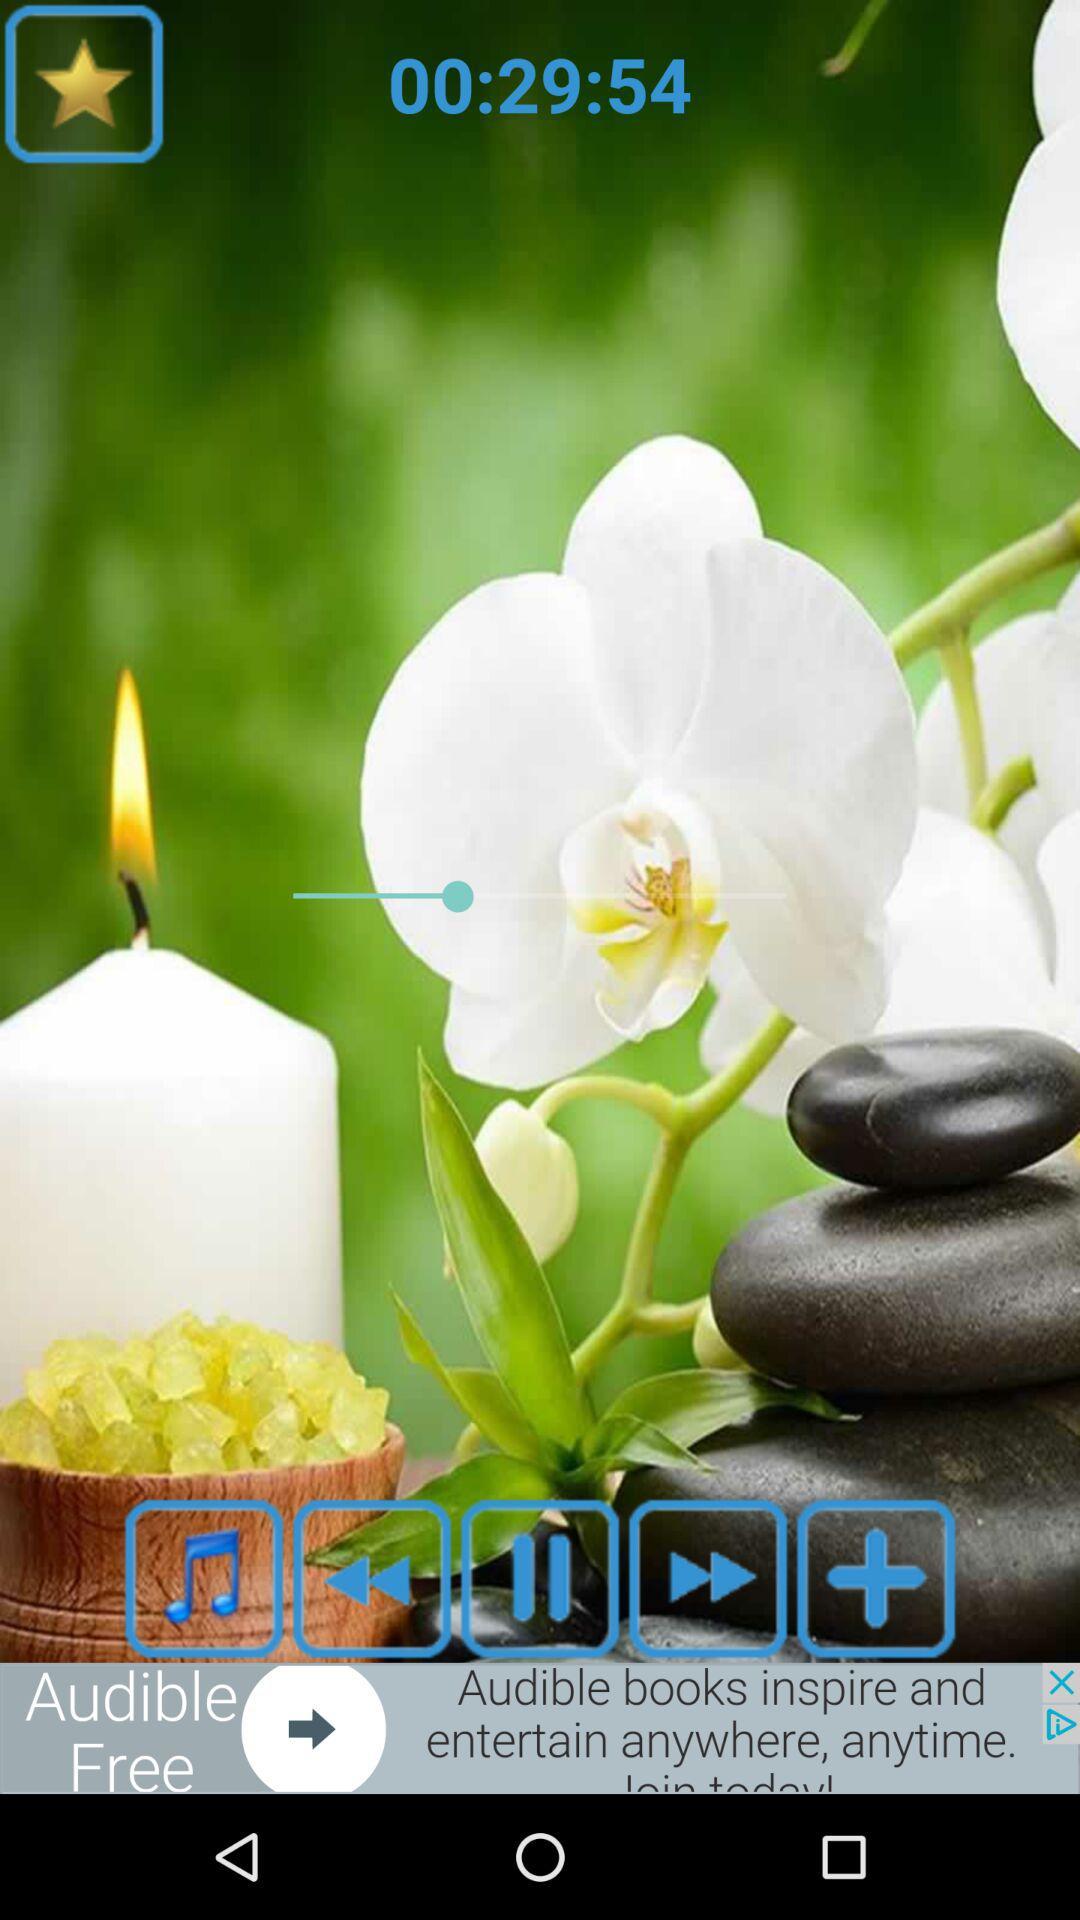 The height and width of the screenshot is (1920, 1080). I want to click on view/listen to favorites, so click(83, 82).